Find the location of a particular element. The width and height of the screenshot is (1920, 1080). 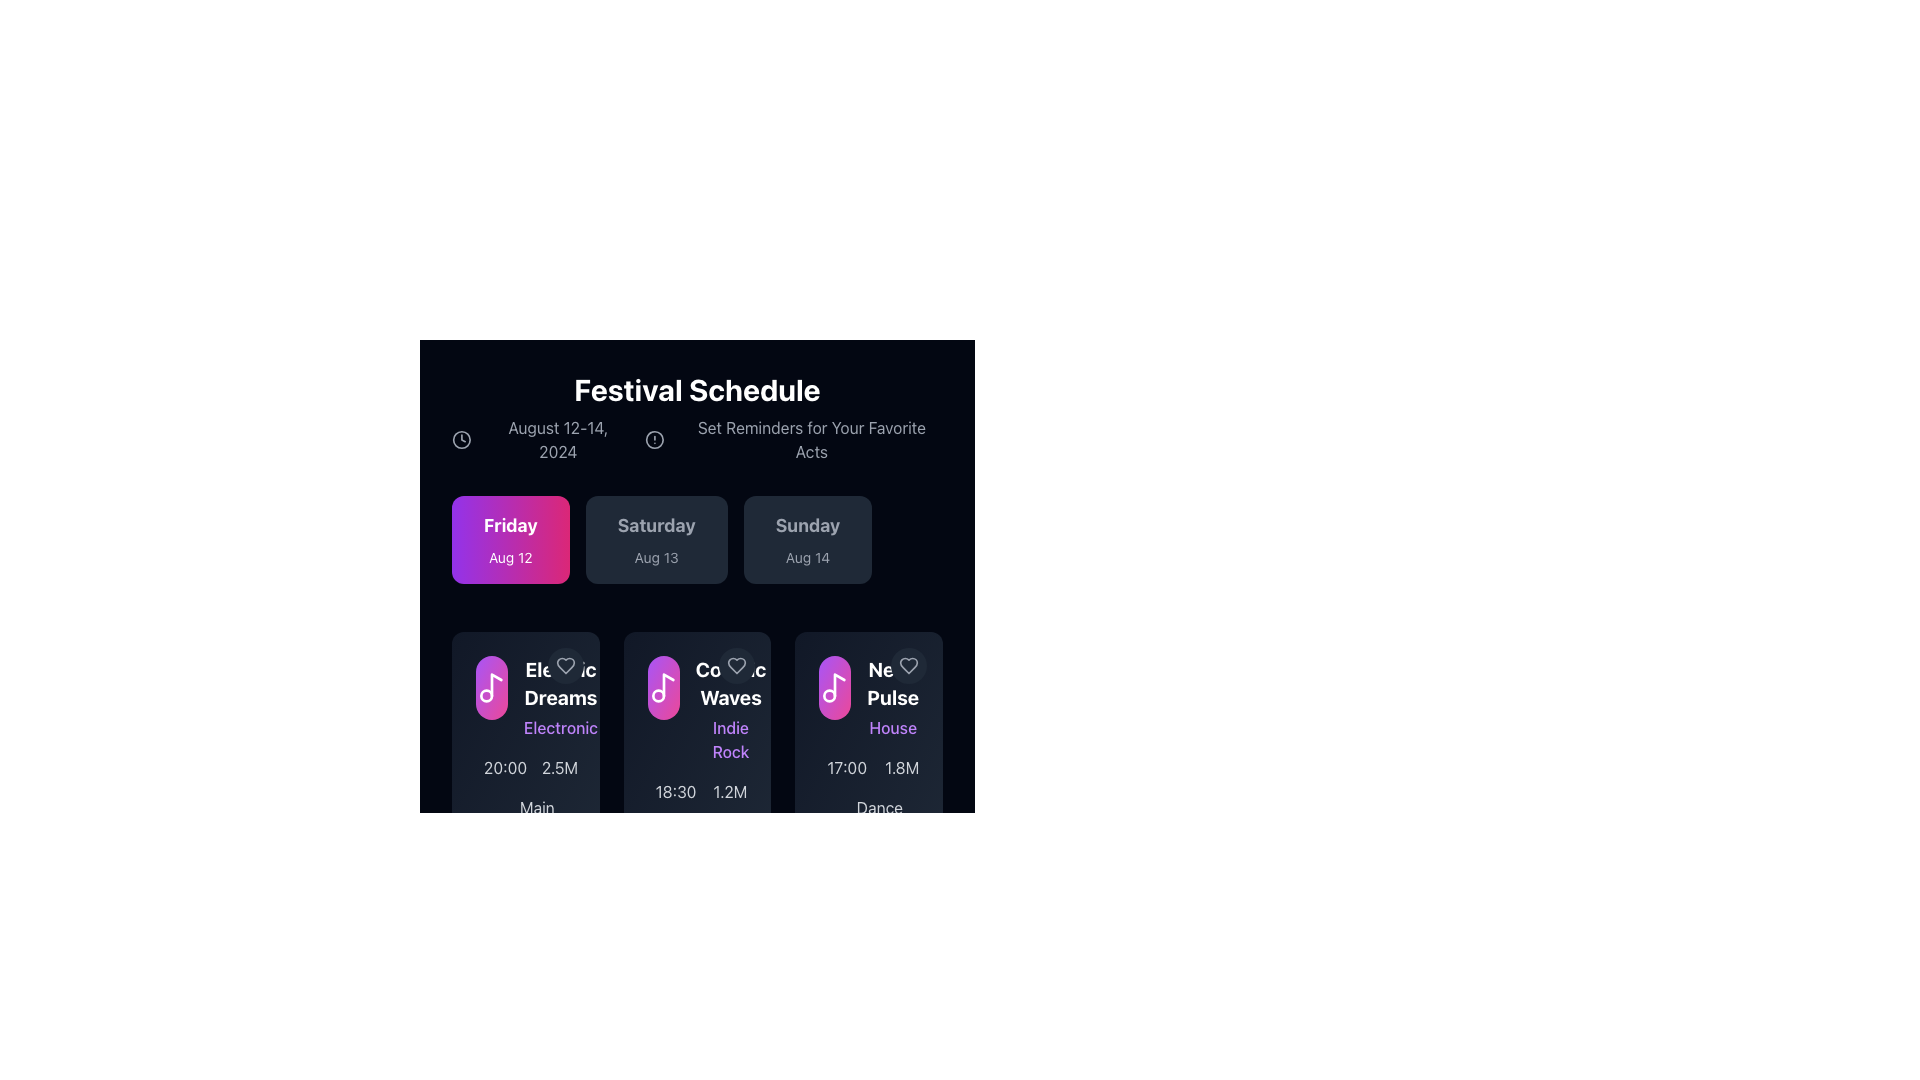

the informational text group that provides festival dates and reminder settings, located in the 'Festival Schedule' section, between the date text and another icon is located at coordinates (697, 438).